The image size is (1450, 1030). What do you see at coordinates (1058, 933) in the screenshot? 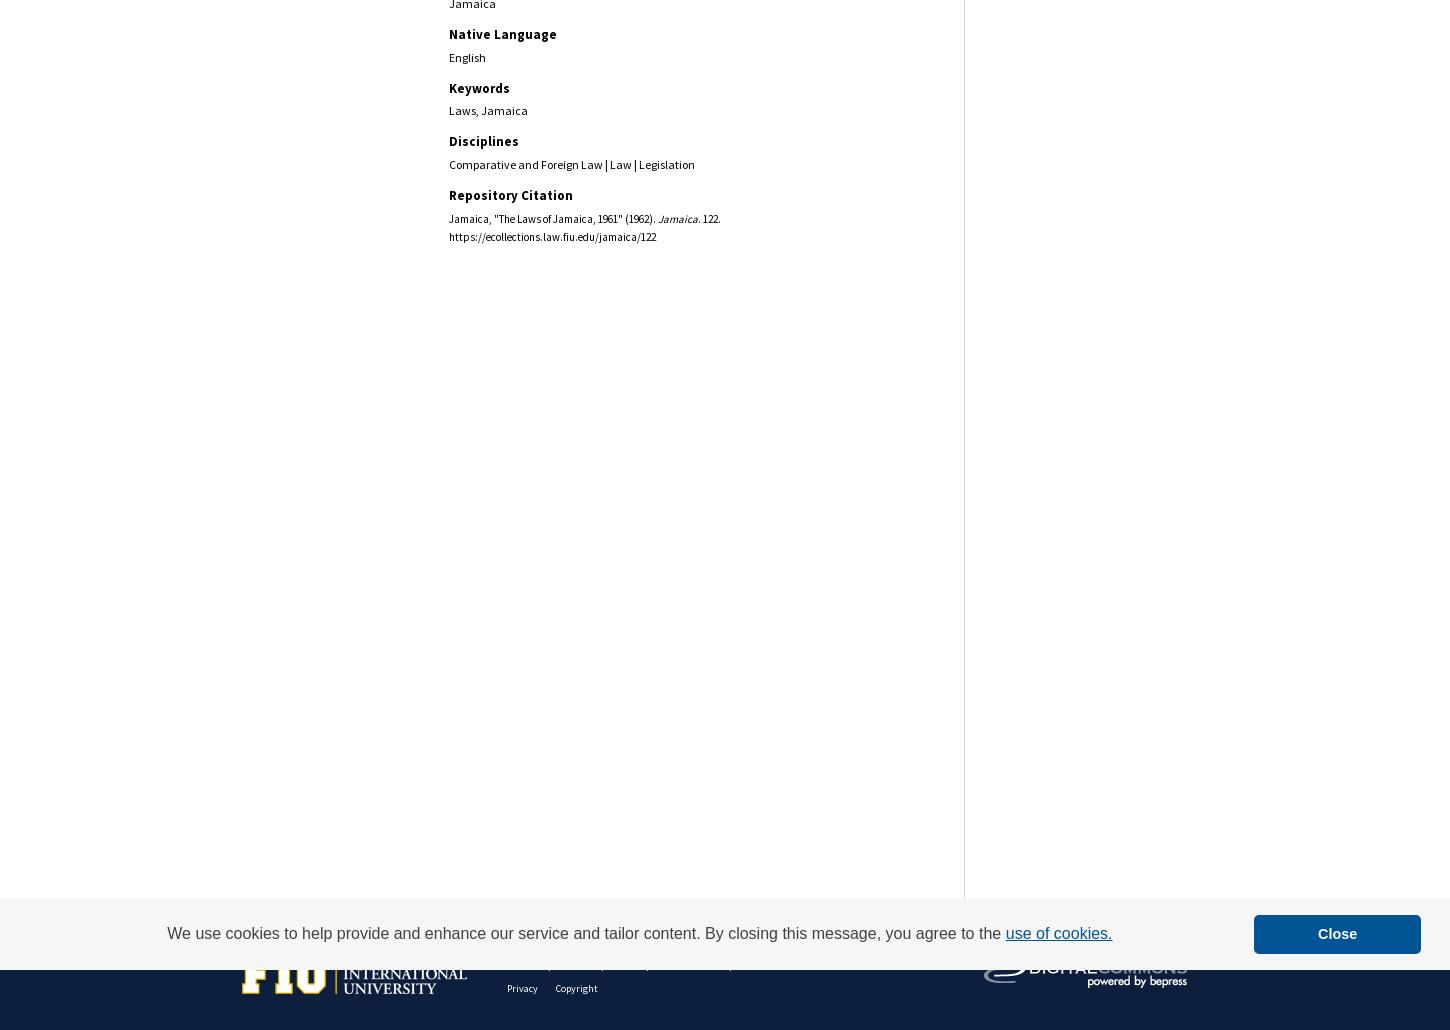
I see `'use of cookies.'` at bounding box center [1058, 933].